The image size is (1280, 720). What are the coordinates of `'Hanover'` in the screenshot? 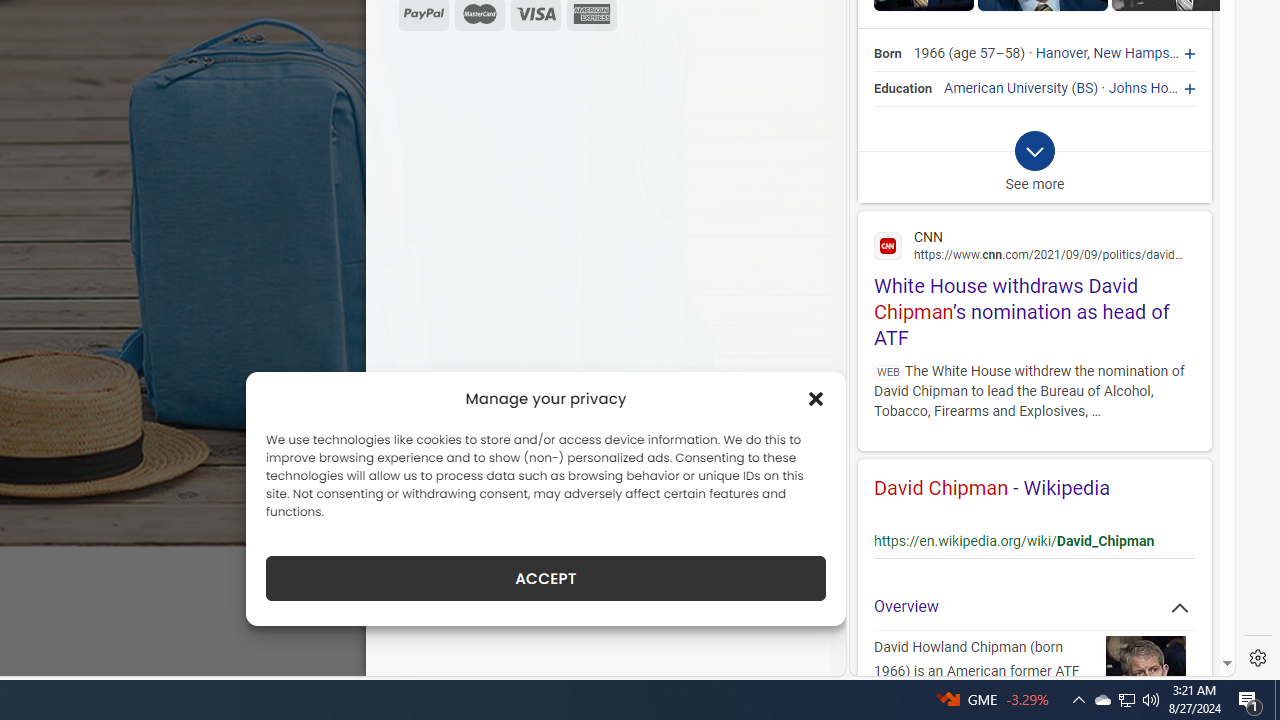 It's located at (1060, 53).